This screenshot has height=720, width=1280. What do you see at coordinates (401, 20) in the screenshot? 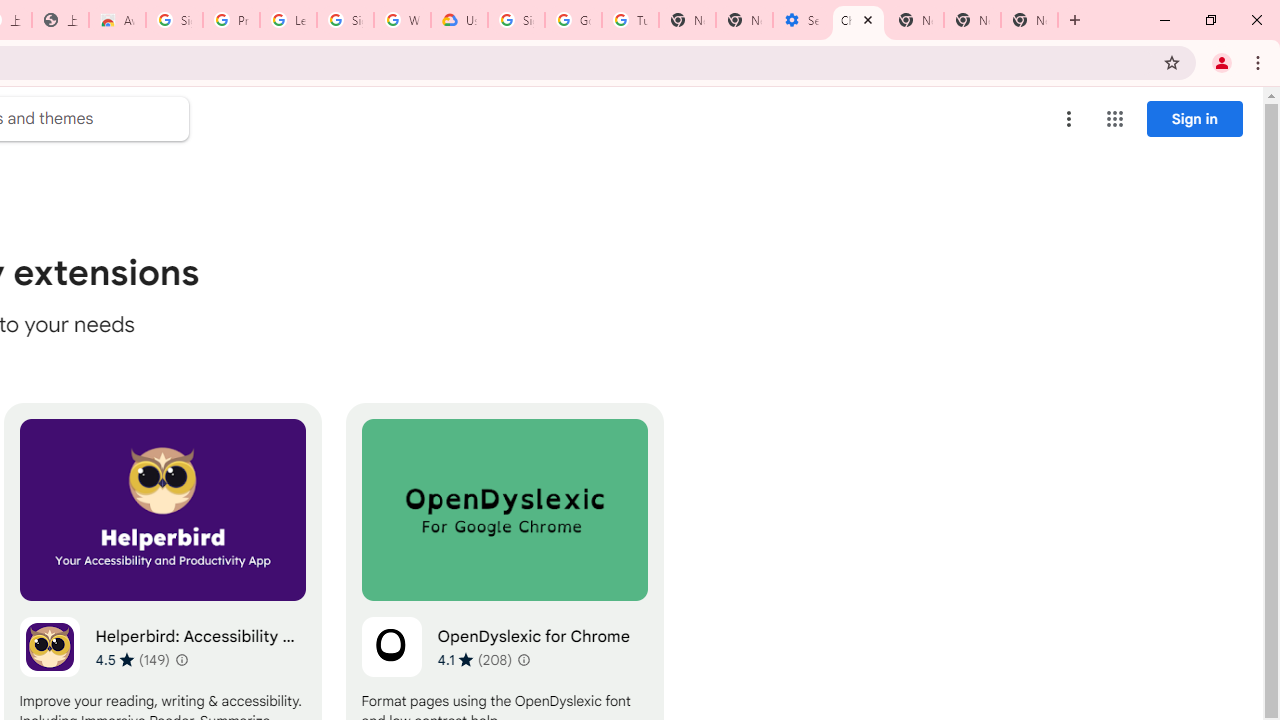
I see `'Who are Google'` at bounding box center [401, 20].